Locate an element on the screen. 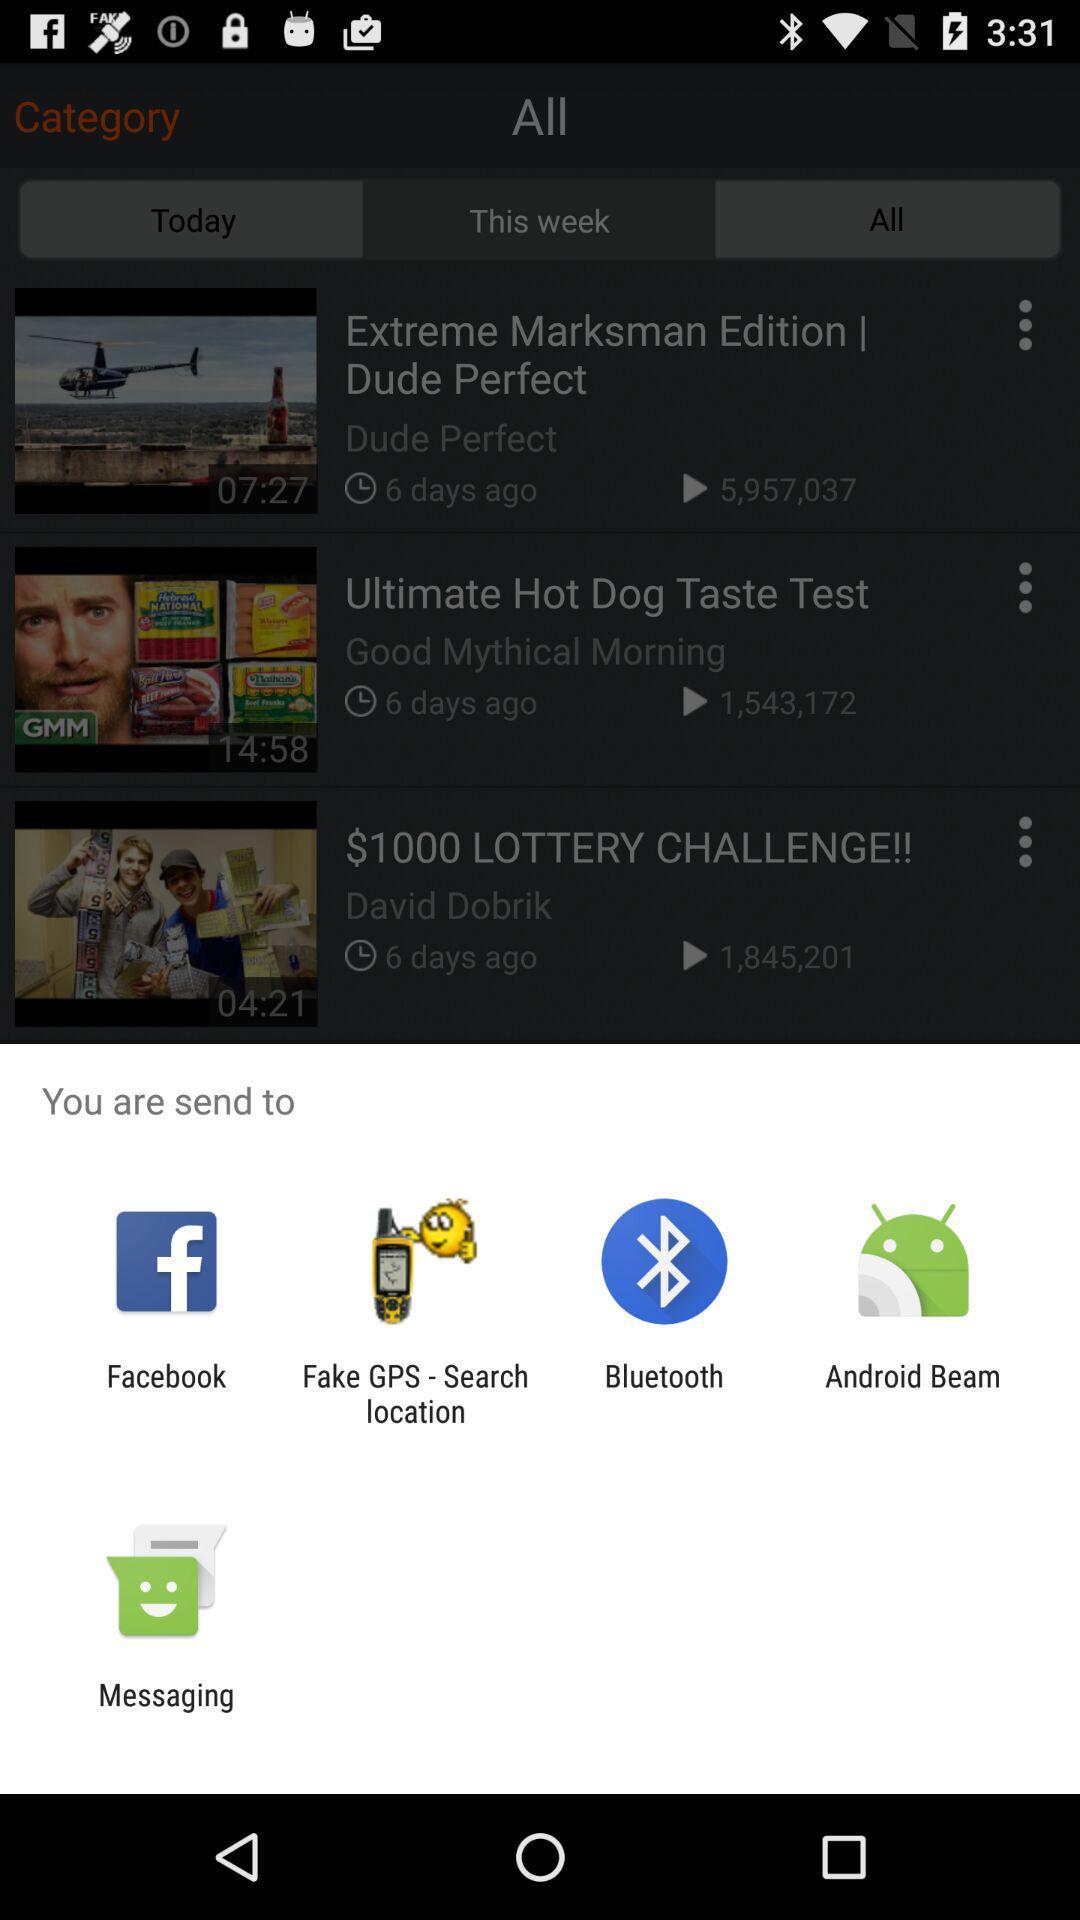 The width and height of the screenshot is (1080, 1920). messaging item is located at coordinates (165, 1711).